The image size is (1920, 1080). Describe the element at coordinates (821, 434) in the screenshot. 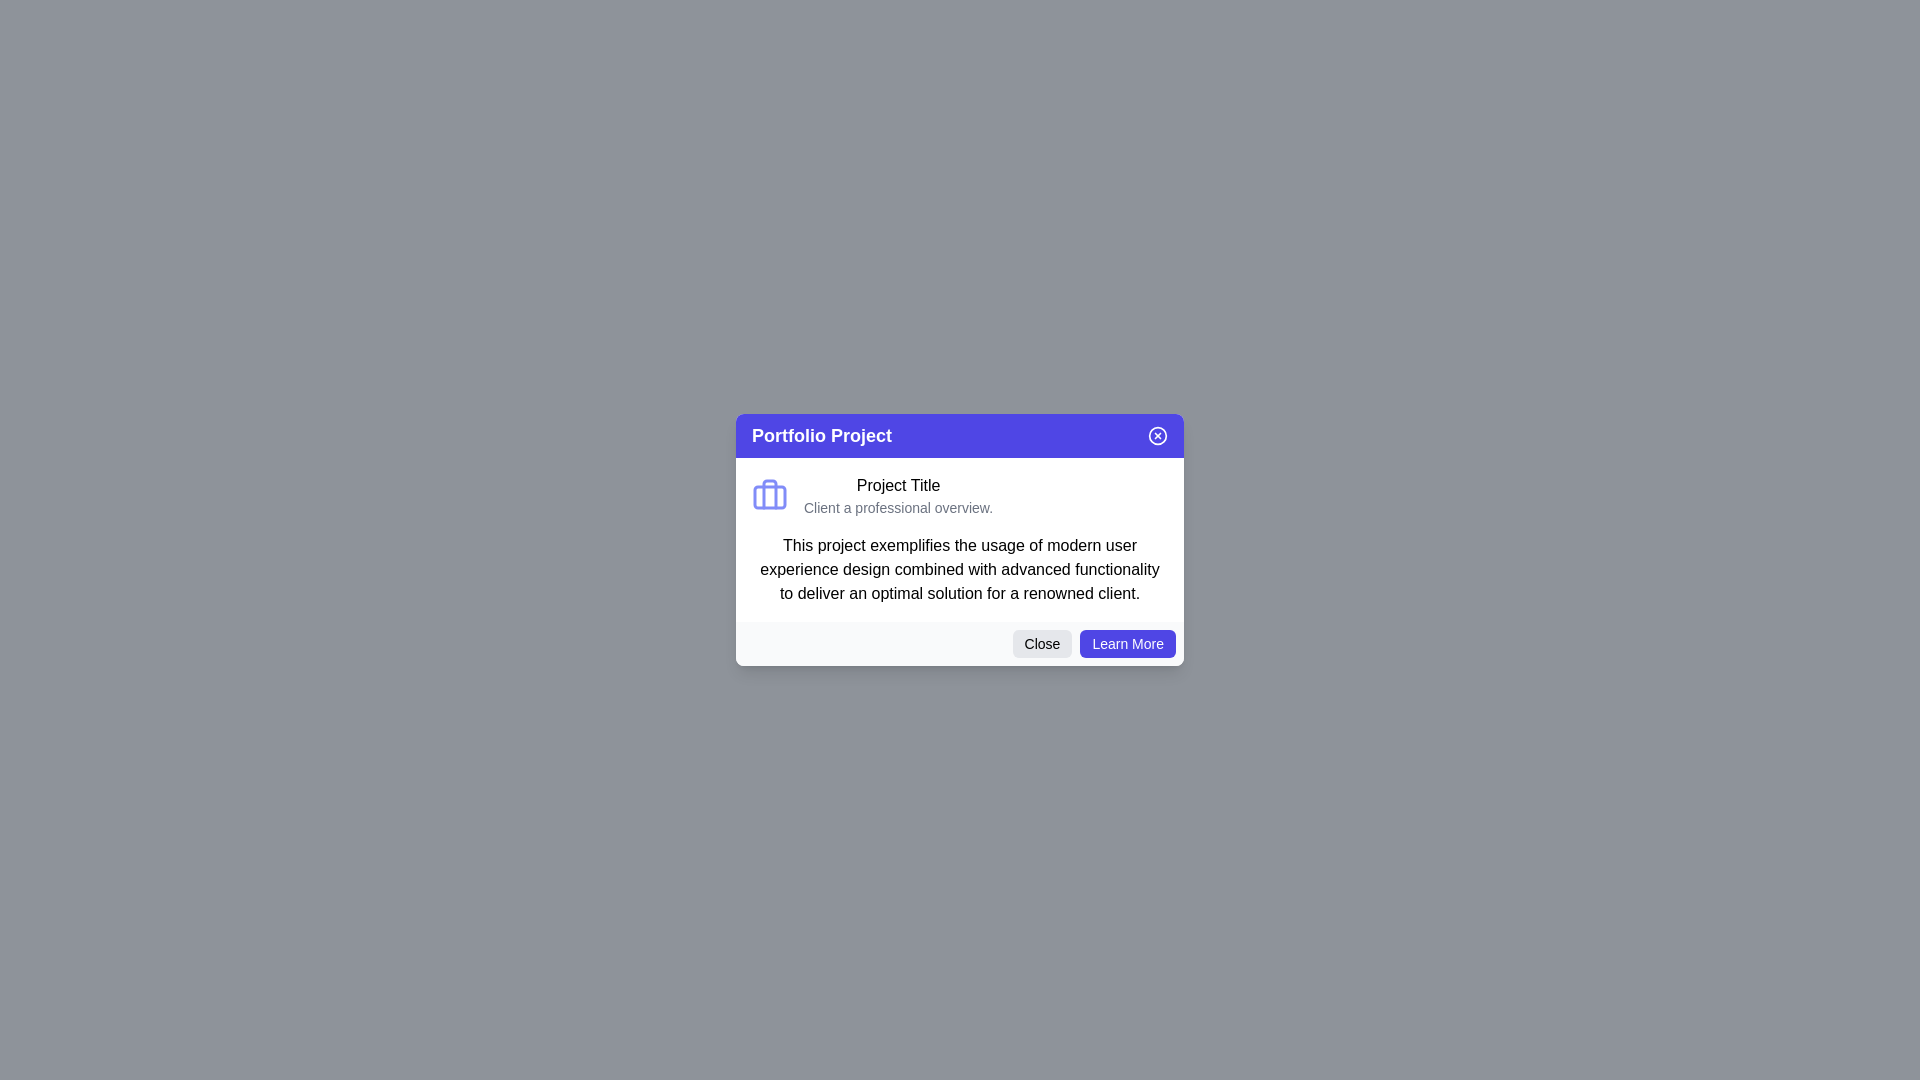

I see `the text label displaying 'Portfolio Project', which is located in the top-left area of the header section of a dialog box with a purple background` at that location.